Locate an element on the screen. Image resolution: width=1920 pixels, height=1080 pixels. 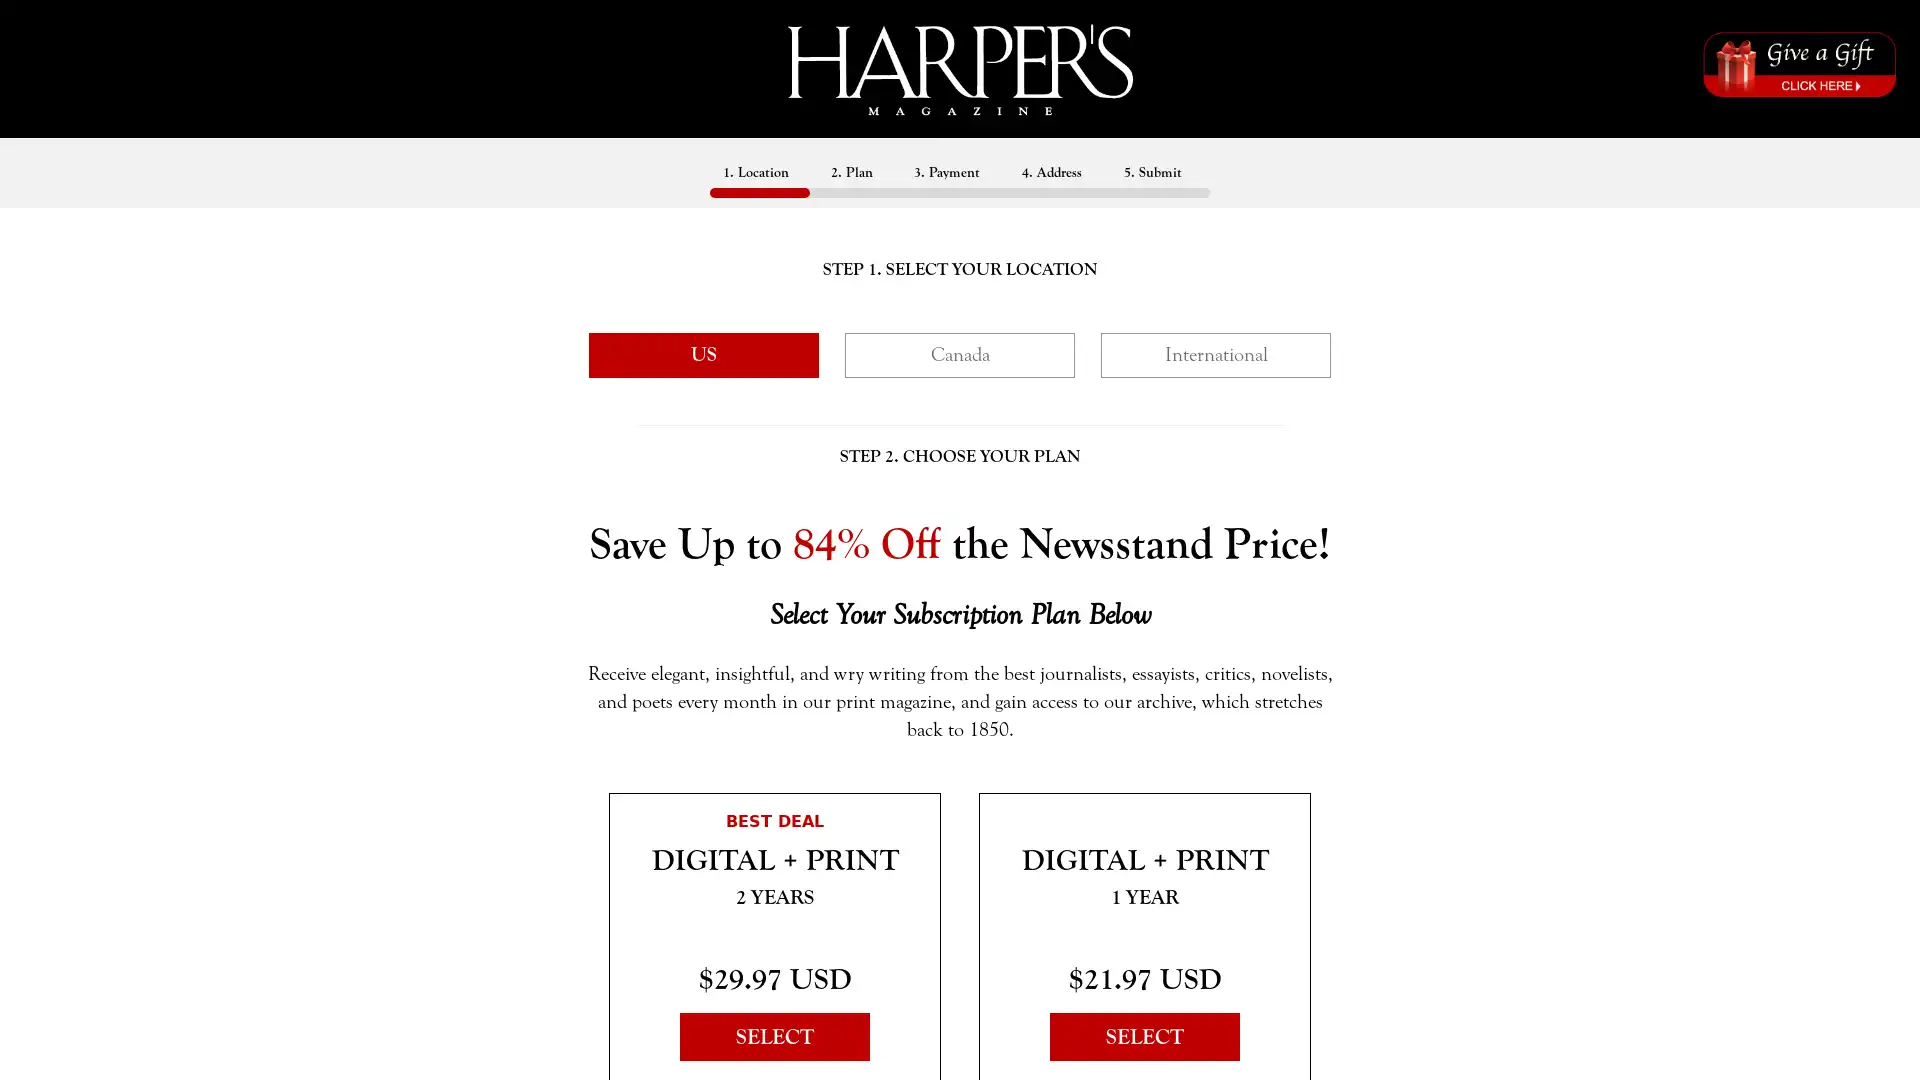
International is located at coordinates (1214, 353).